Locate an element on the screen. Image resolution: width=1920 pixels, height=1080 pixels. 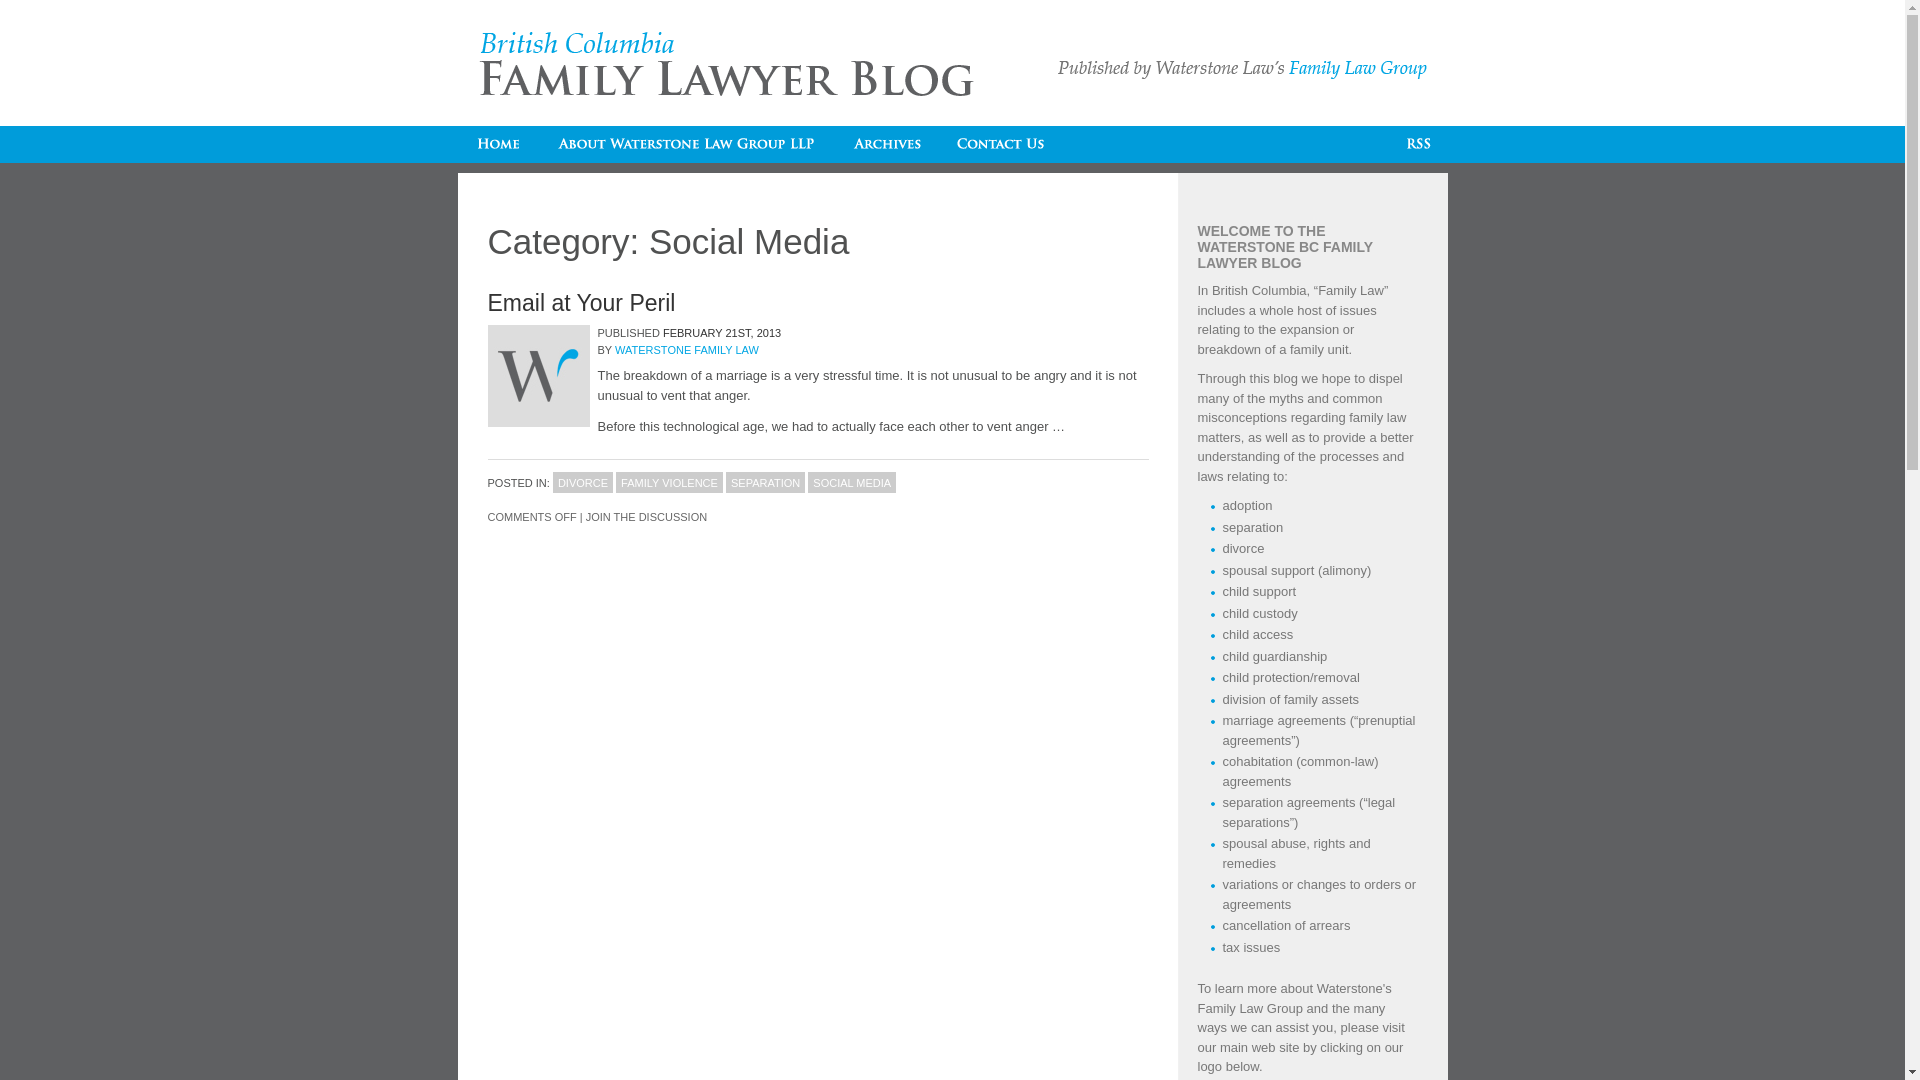
'WATERSTONE FAMILY LAW' is located at coordinates (686, 349).